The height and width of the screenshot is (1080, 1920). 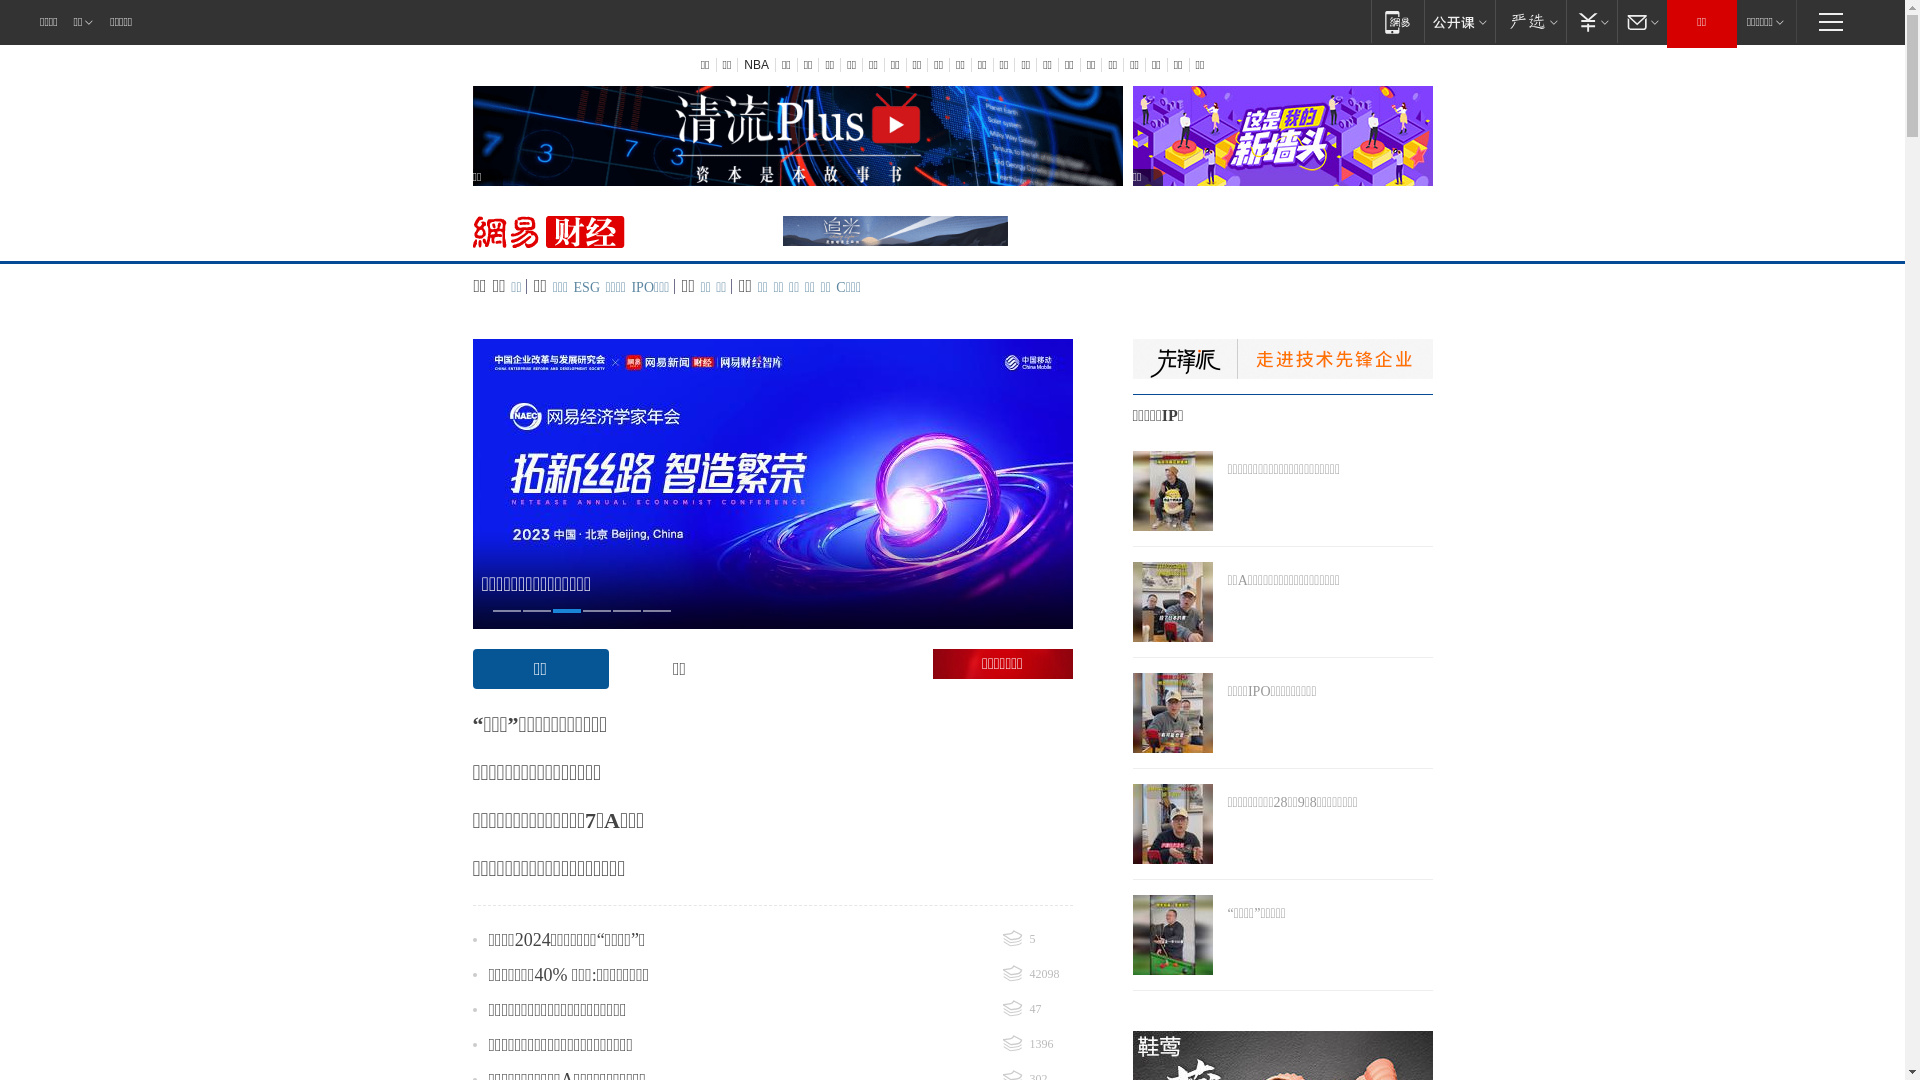 I want to click on 'ESG', so click(x=585, y=287).